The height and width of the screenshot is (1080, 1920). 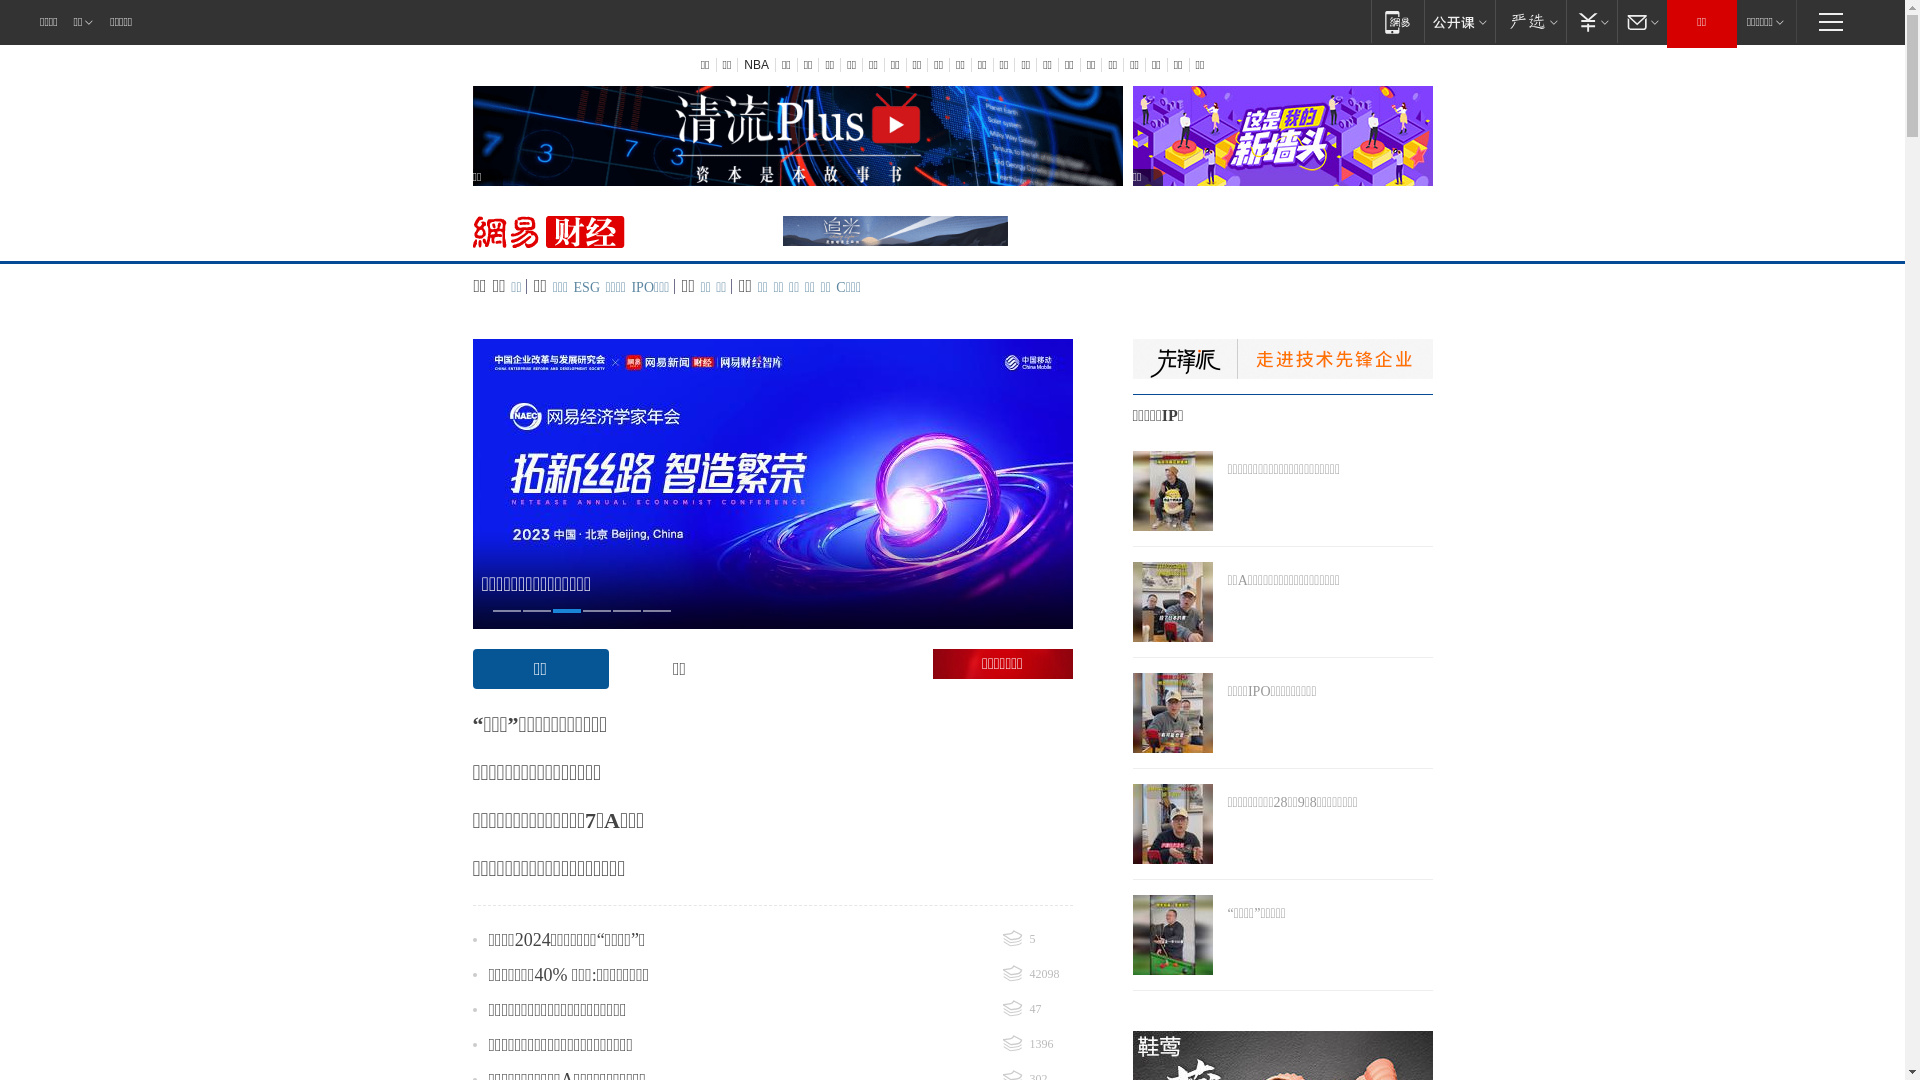 I want to click on 'ESG', so click(x=585, y=287).